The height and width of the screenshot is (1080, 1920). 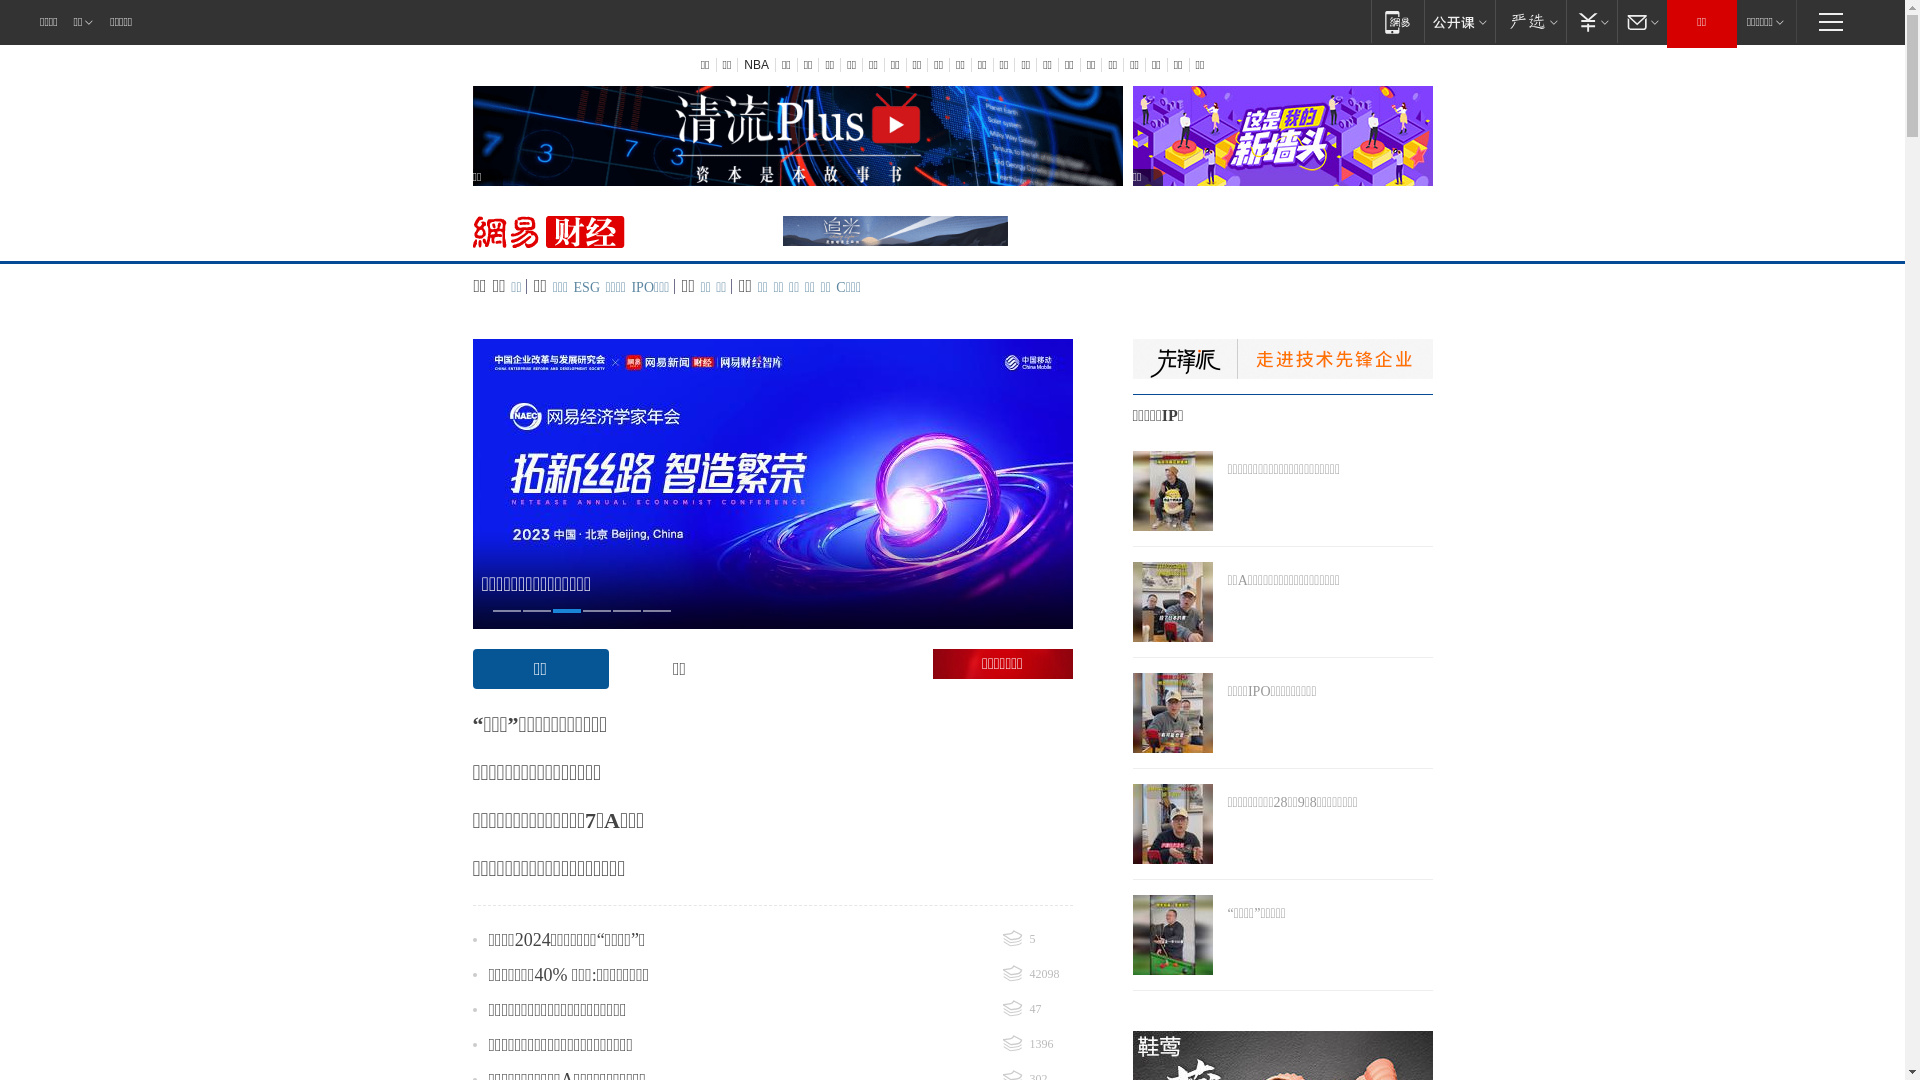 I want to click on 'ESG', so click(x=585, y=287).